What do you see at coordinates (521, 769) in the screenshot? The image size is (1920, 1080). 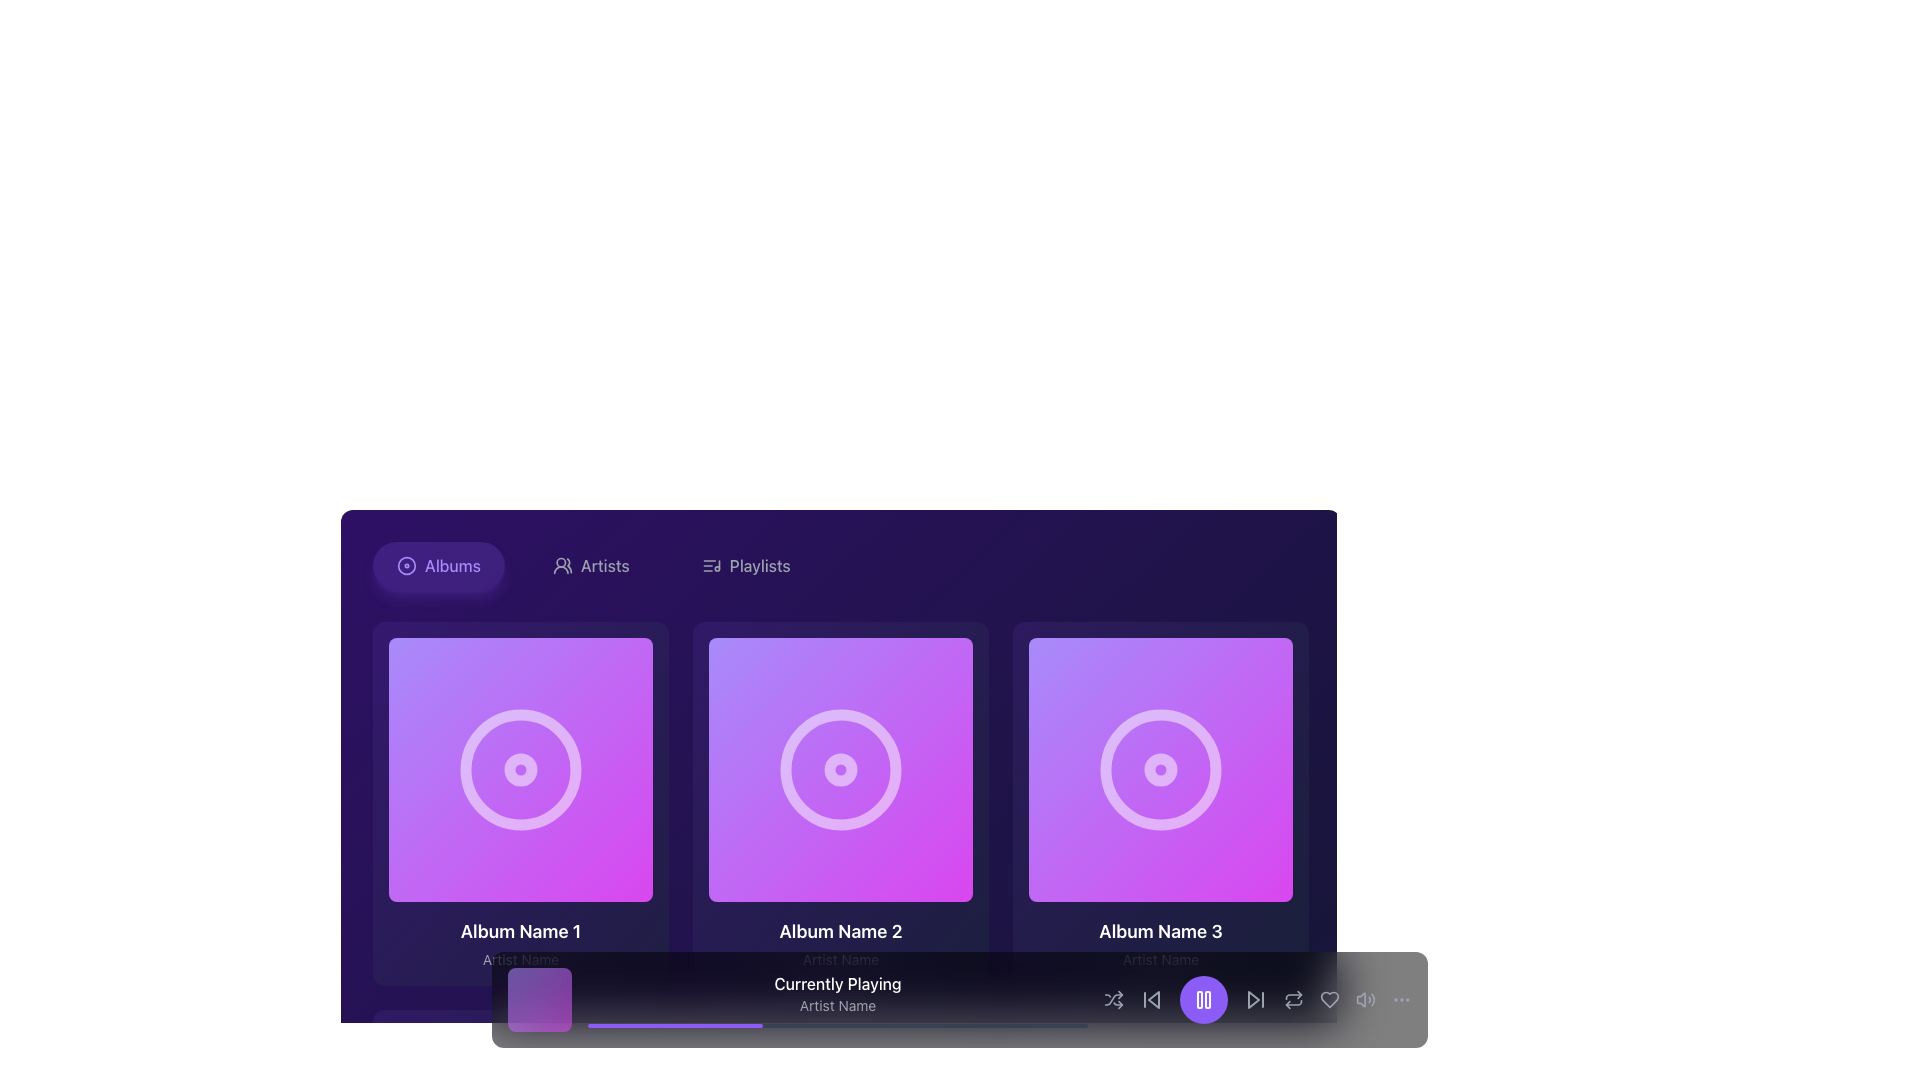 I see `the album cover element representing 'Album Name 1' and 'Artist Name'` at bounding box center [521, 769].